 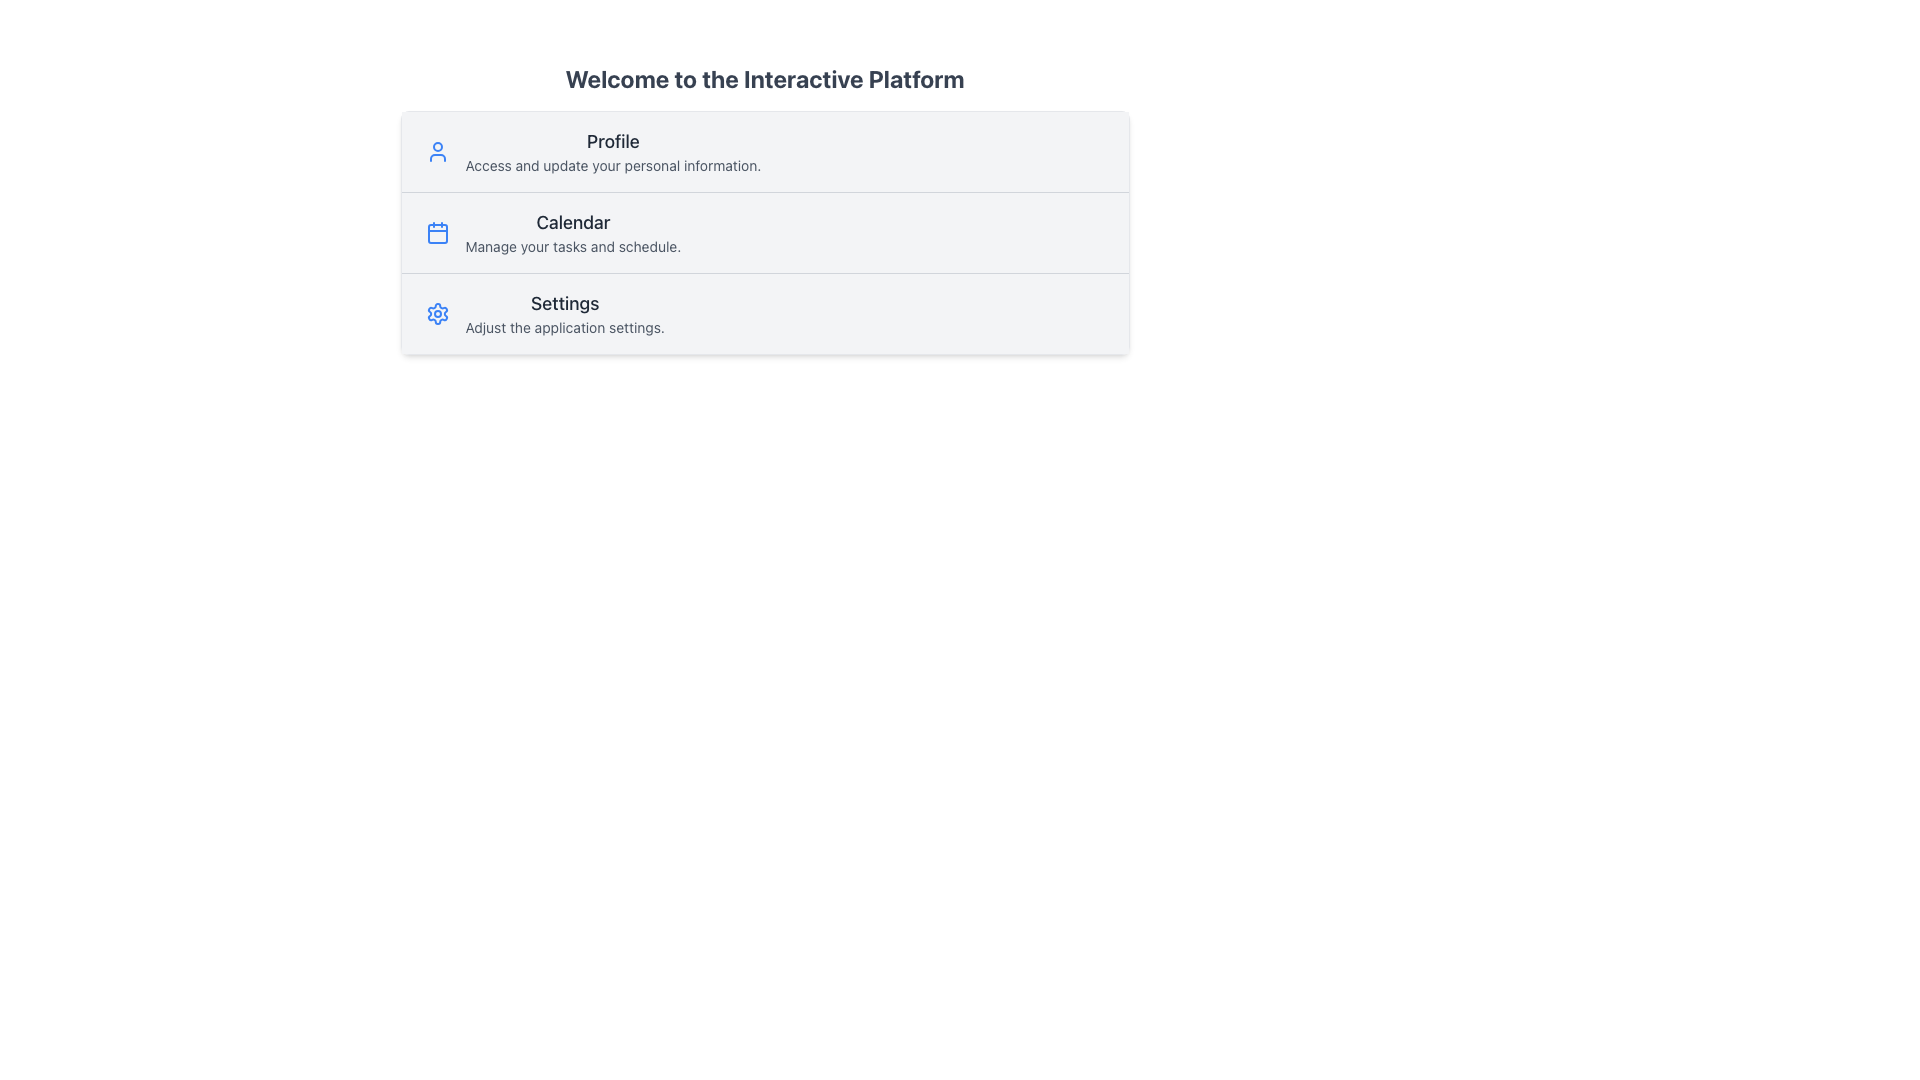 What do you see at coordinates (436, 231) in the screenshot?
I see `the blue calendar icon located in the 'Calendar' section, preceding the text 'Calendar'` at bounding box center [436, 231].